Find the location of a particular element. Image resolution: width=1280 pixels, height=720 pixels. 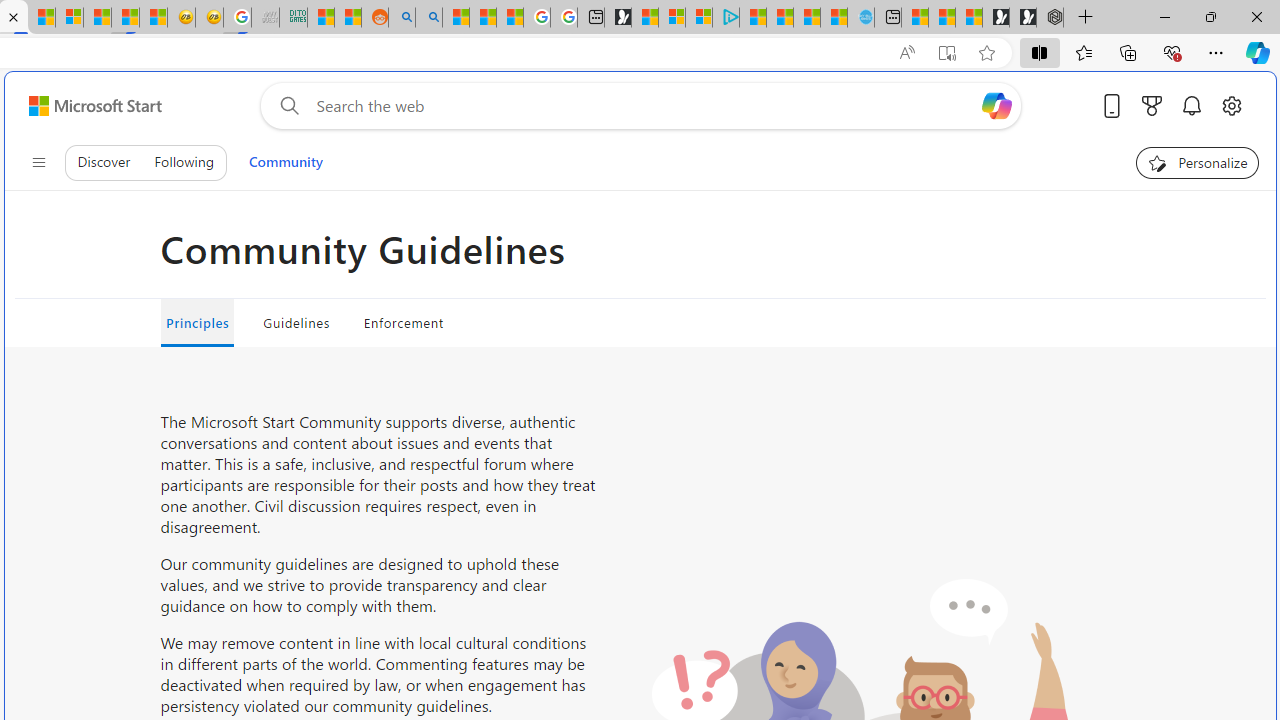

'Microsoft rewards' is located at coordinates (1152, 105).